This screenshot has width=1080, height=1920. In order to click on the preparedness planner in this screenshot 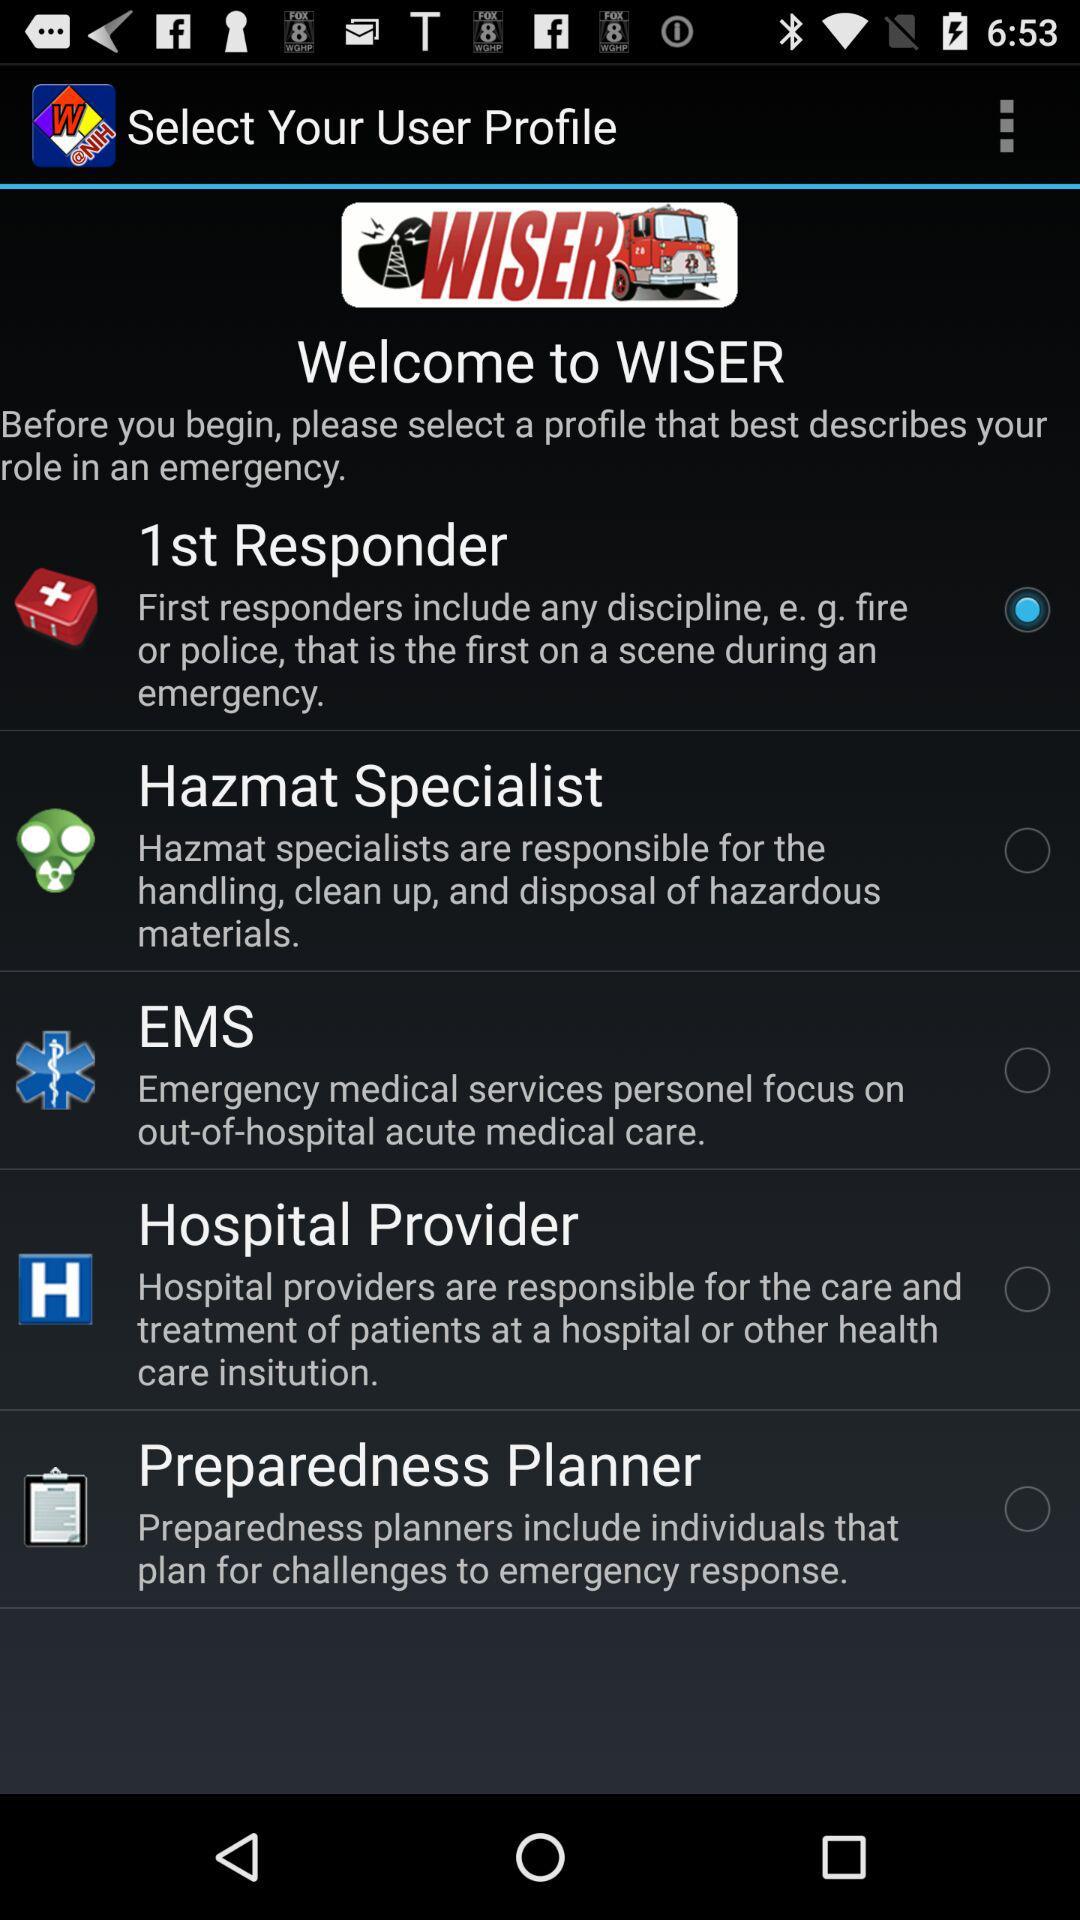, I will do `click(418, 1462)`.